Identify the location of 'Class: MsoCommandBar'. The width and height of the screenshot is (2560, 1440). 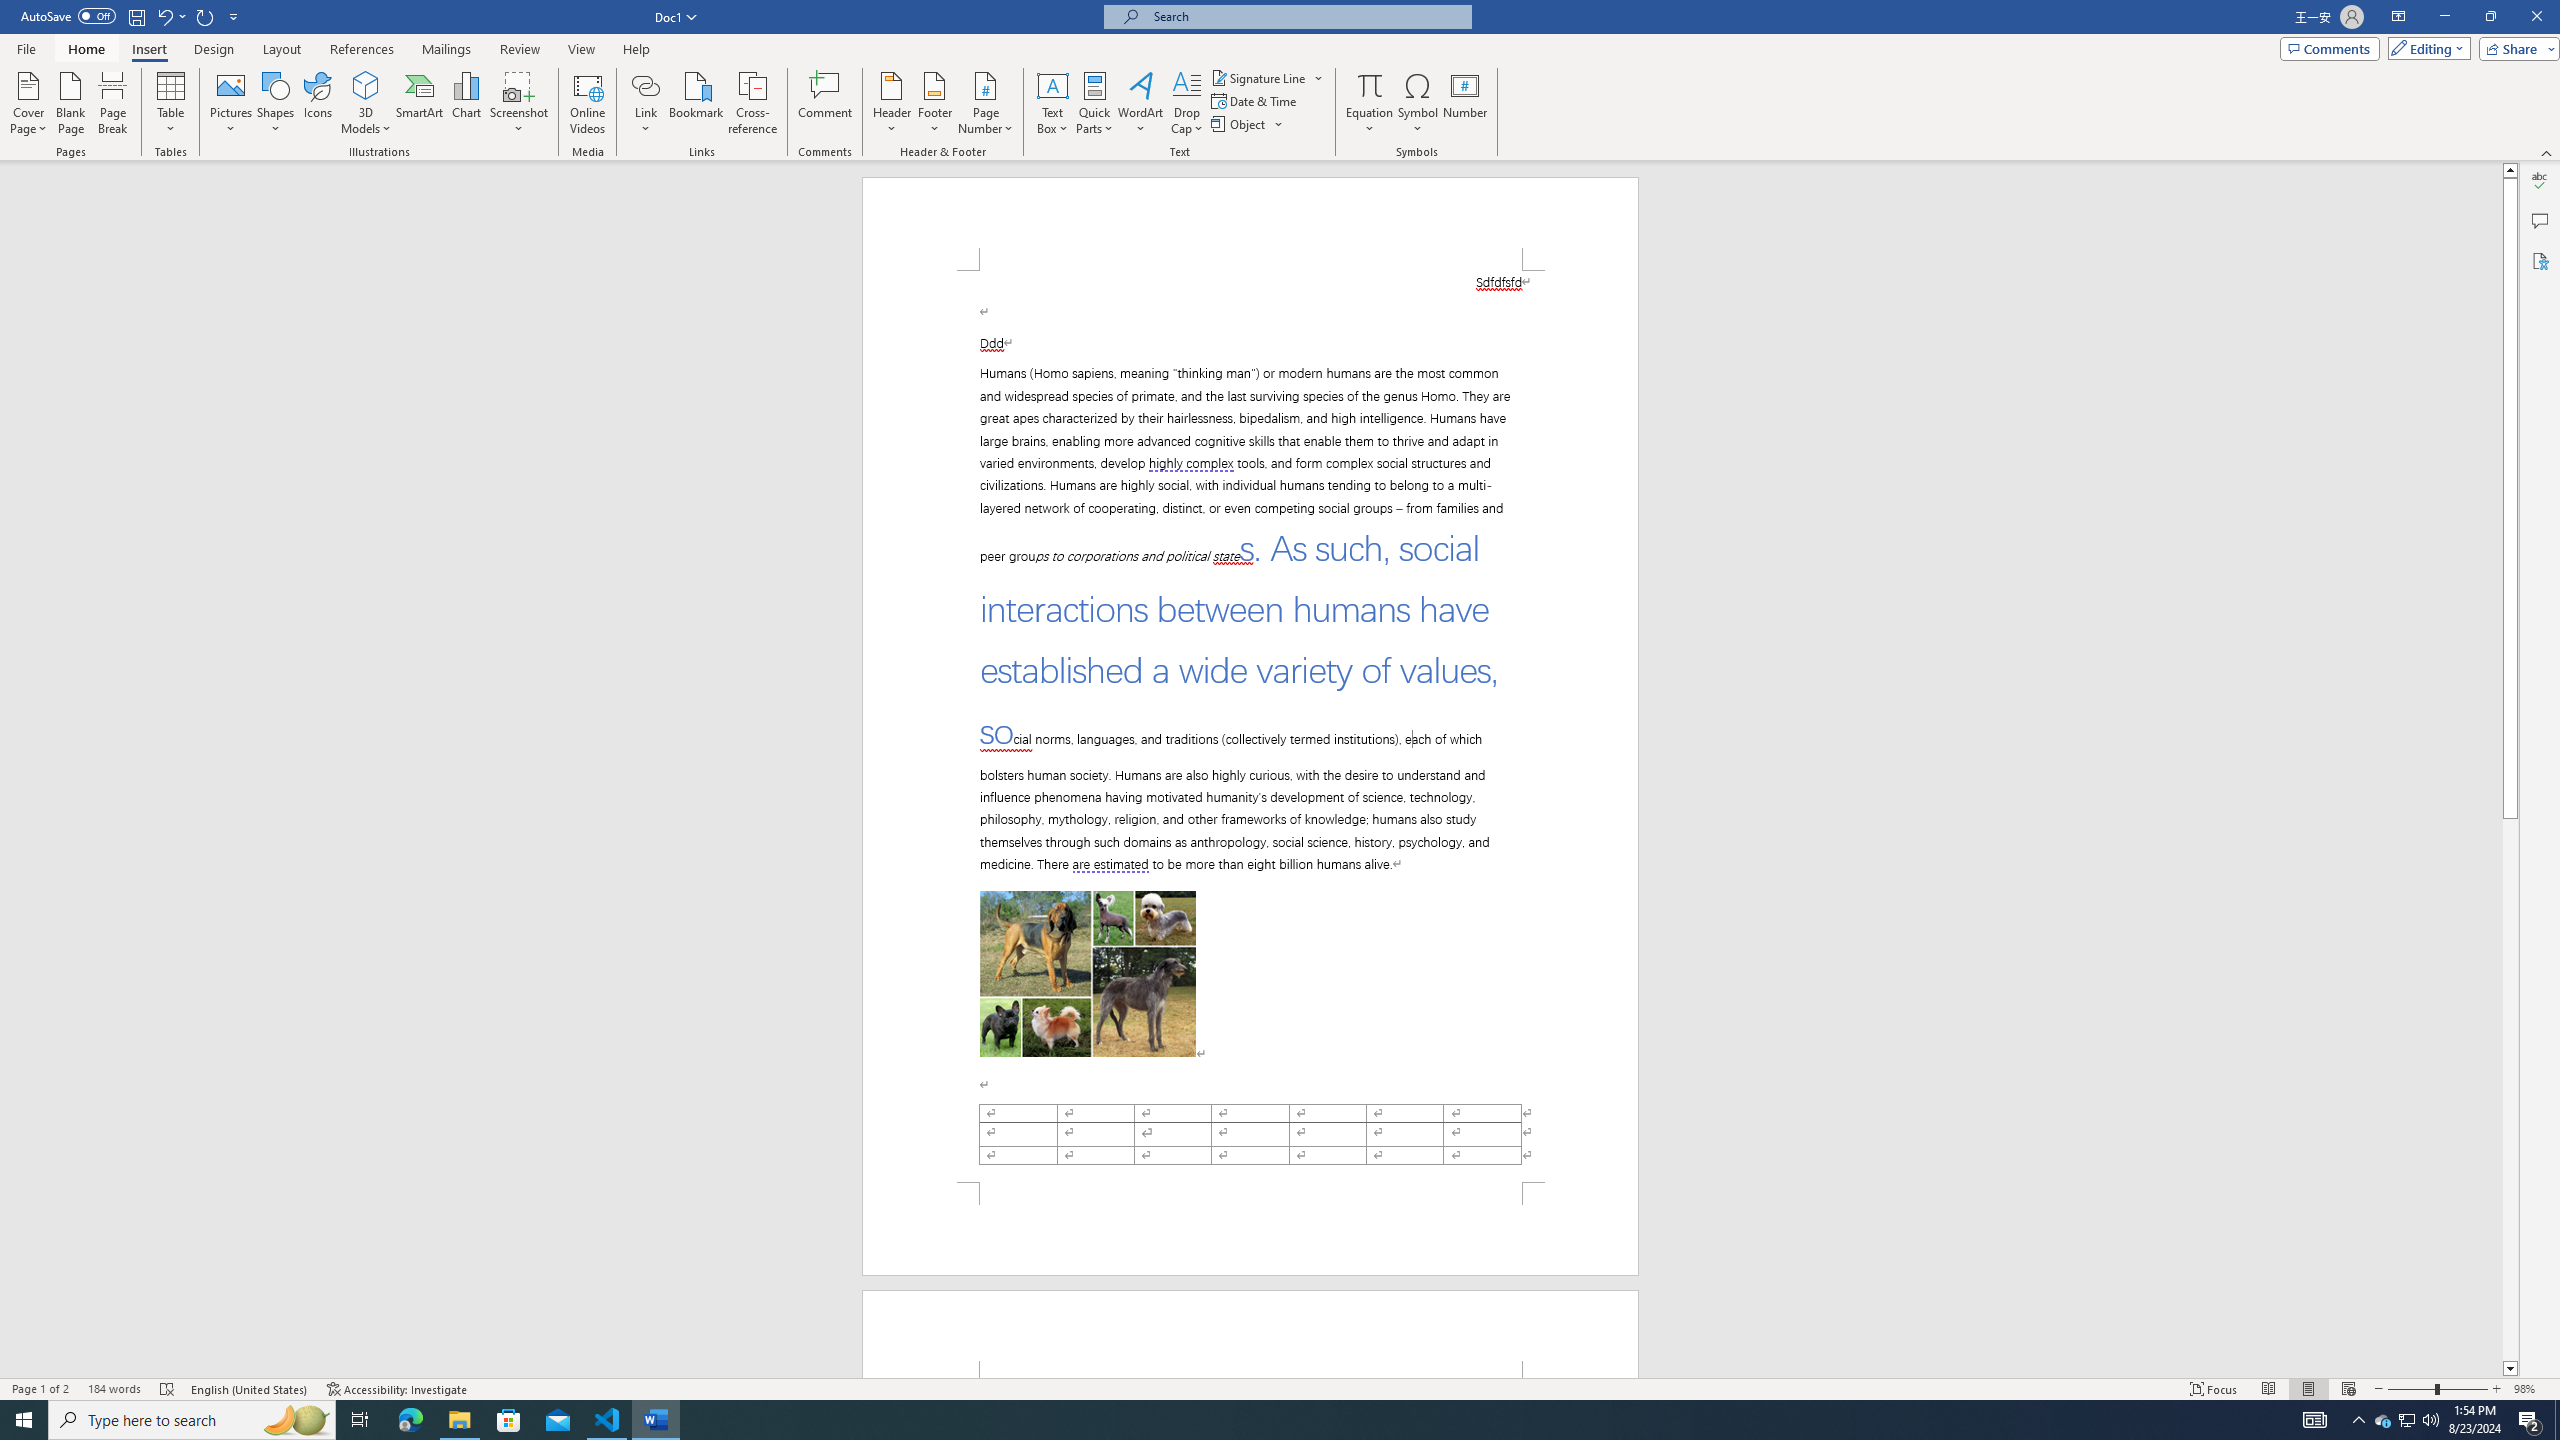
(1280, 1387).